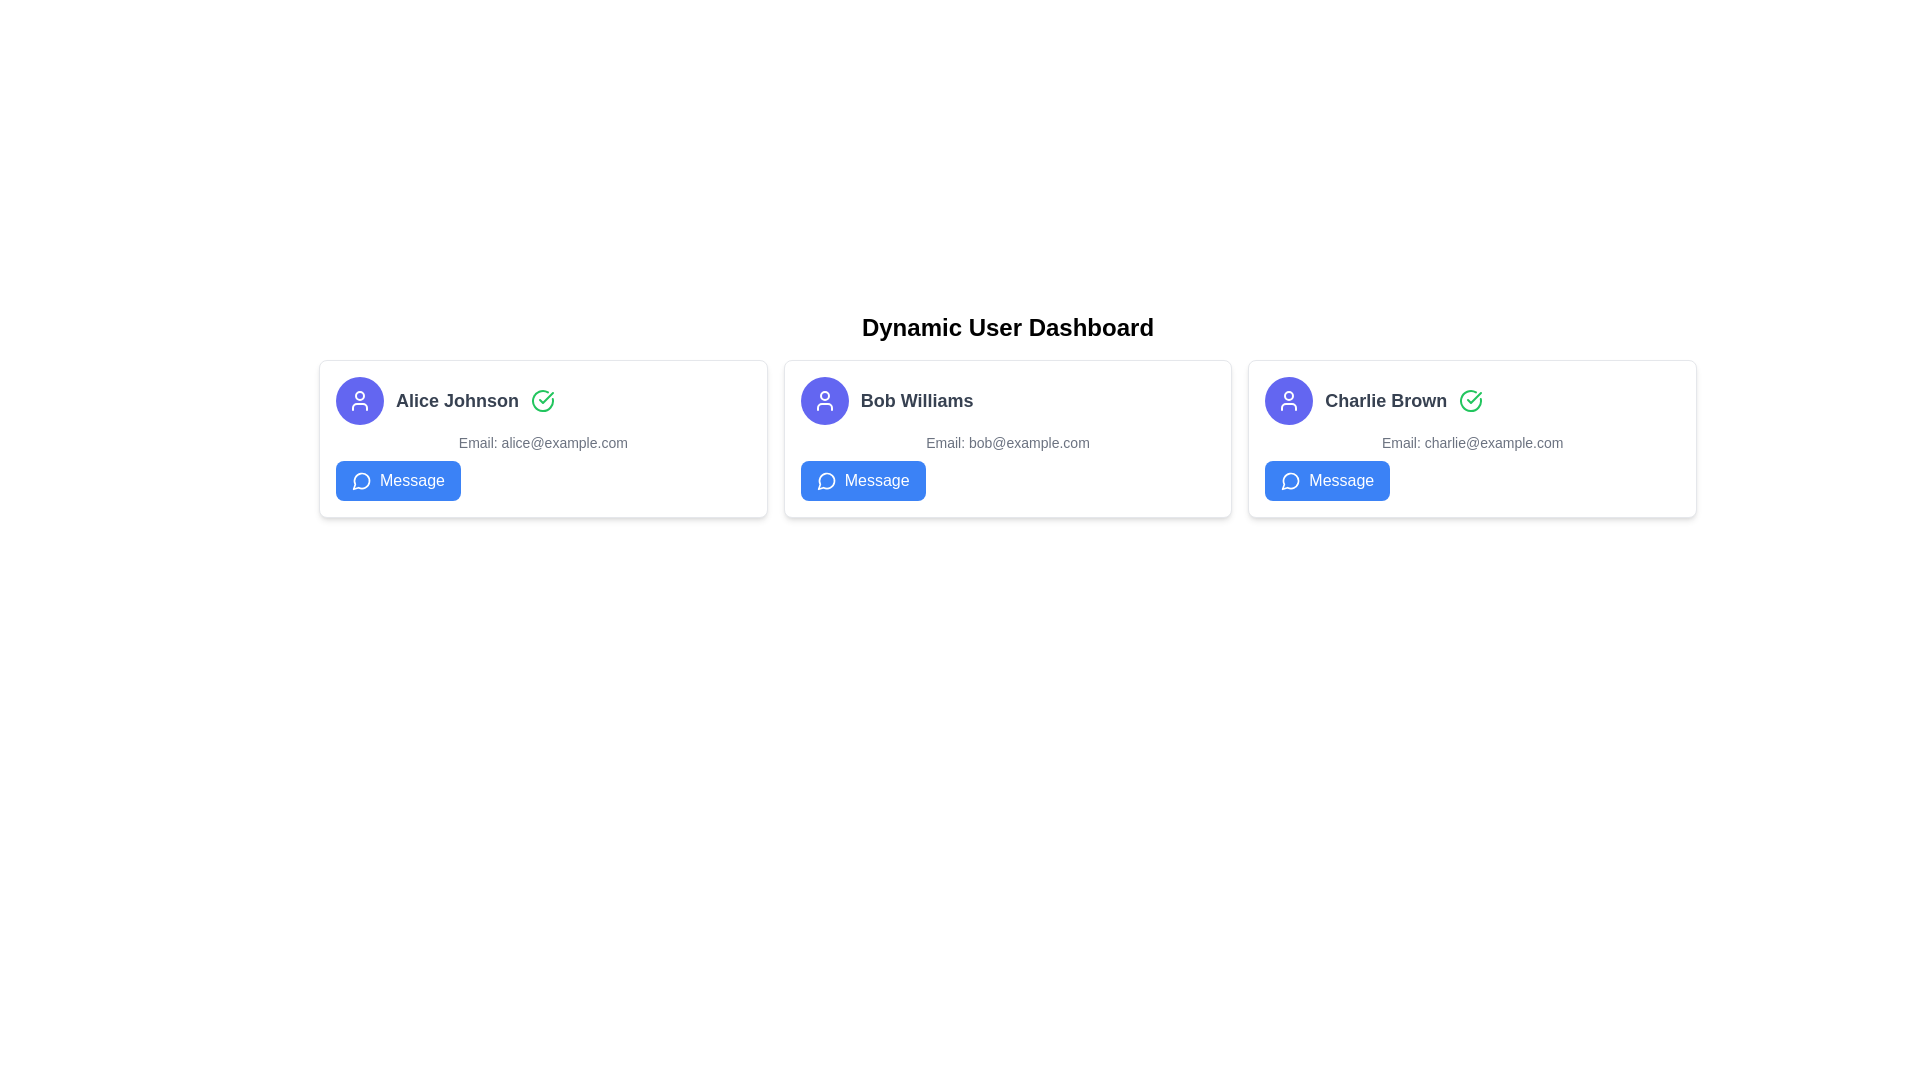  Describe the element at coordinates (456, 401) in the screenshot. I see `the text label displaying 'Alice Johnson' in bold and larger font, which is part of the user card and located between the user's avatar and a checkmark icon` at that location.